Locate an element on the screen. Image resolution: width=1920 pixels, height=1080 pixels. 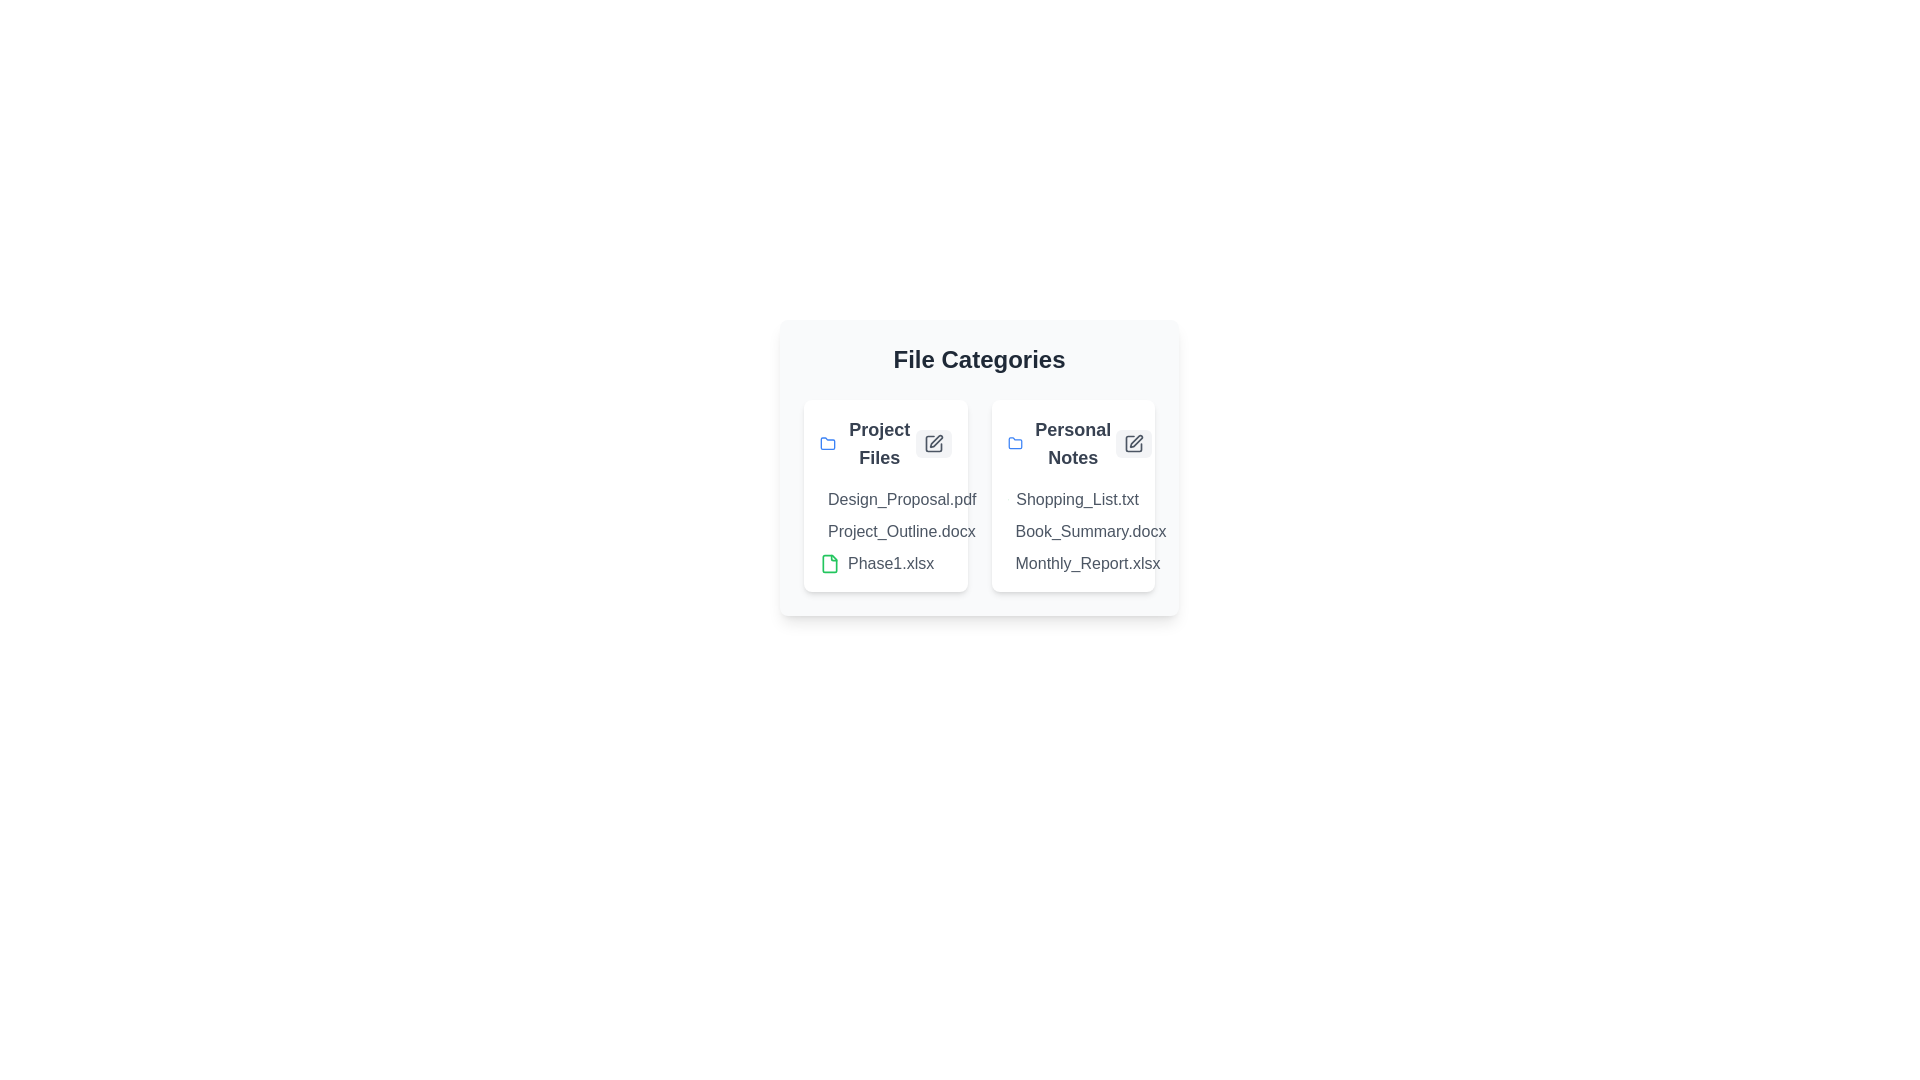
the document icon corresponding to Design_Proposal.pdf is located at coordinates (830, 499).